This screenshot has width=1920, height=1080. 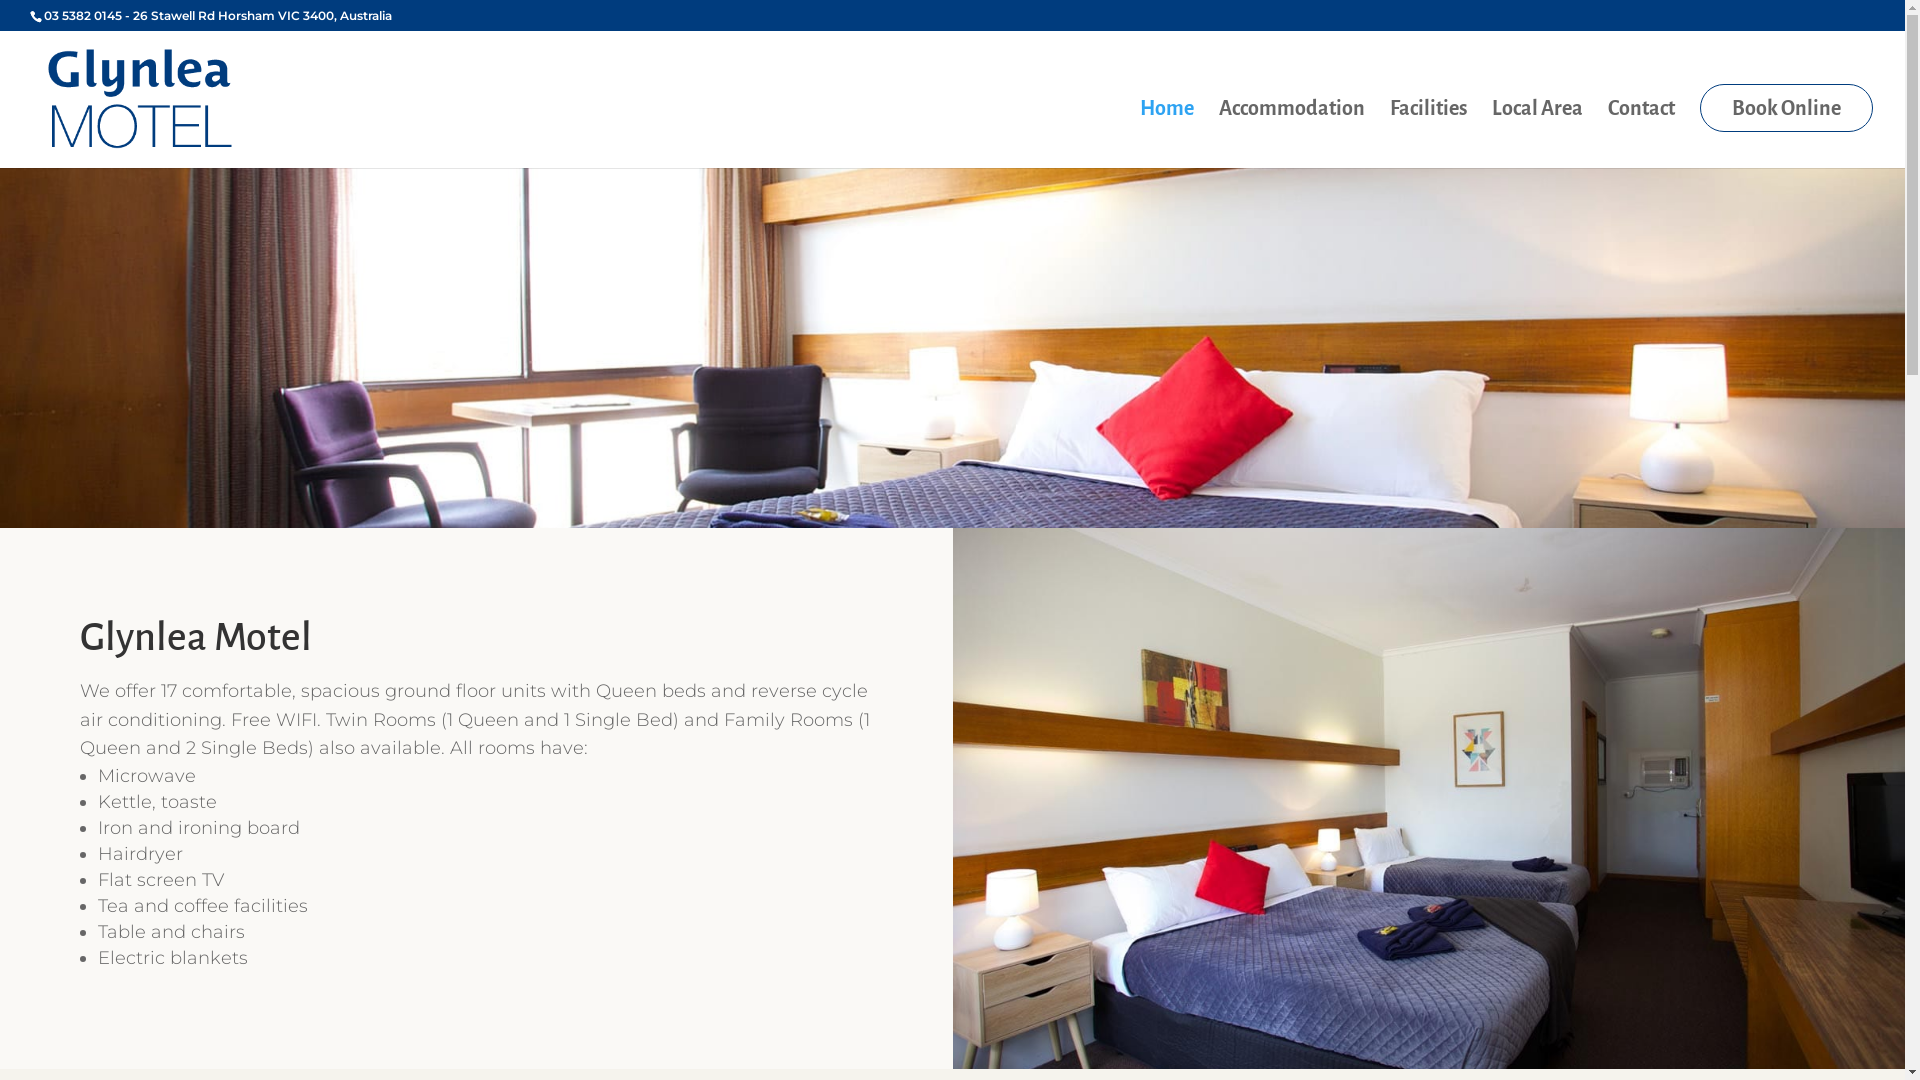 I want to click on 'Local Area', so click(x=1536, y=134).